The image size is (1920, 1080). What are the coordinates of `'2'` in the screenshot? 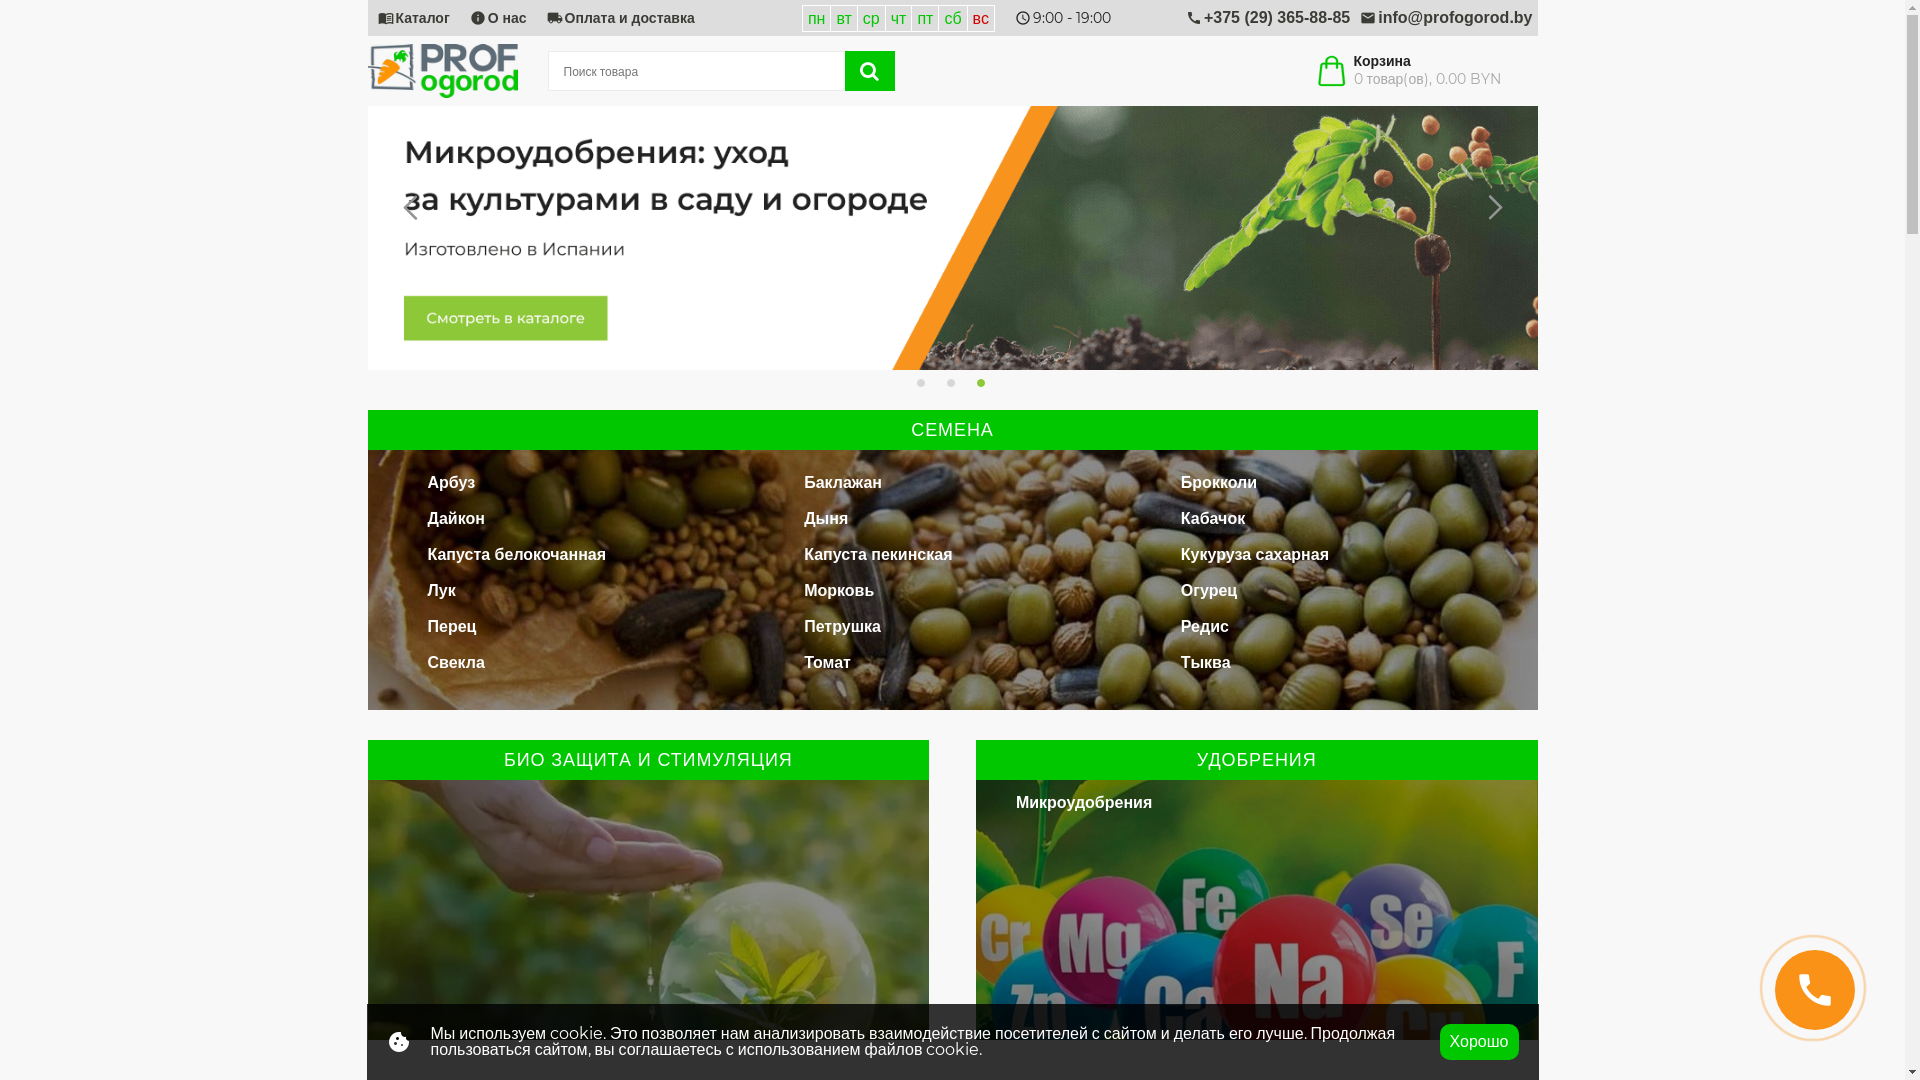 It's located at (950, 385).